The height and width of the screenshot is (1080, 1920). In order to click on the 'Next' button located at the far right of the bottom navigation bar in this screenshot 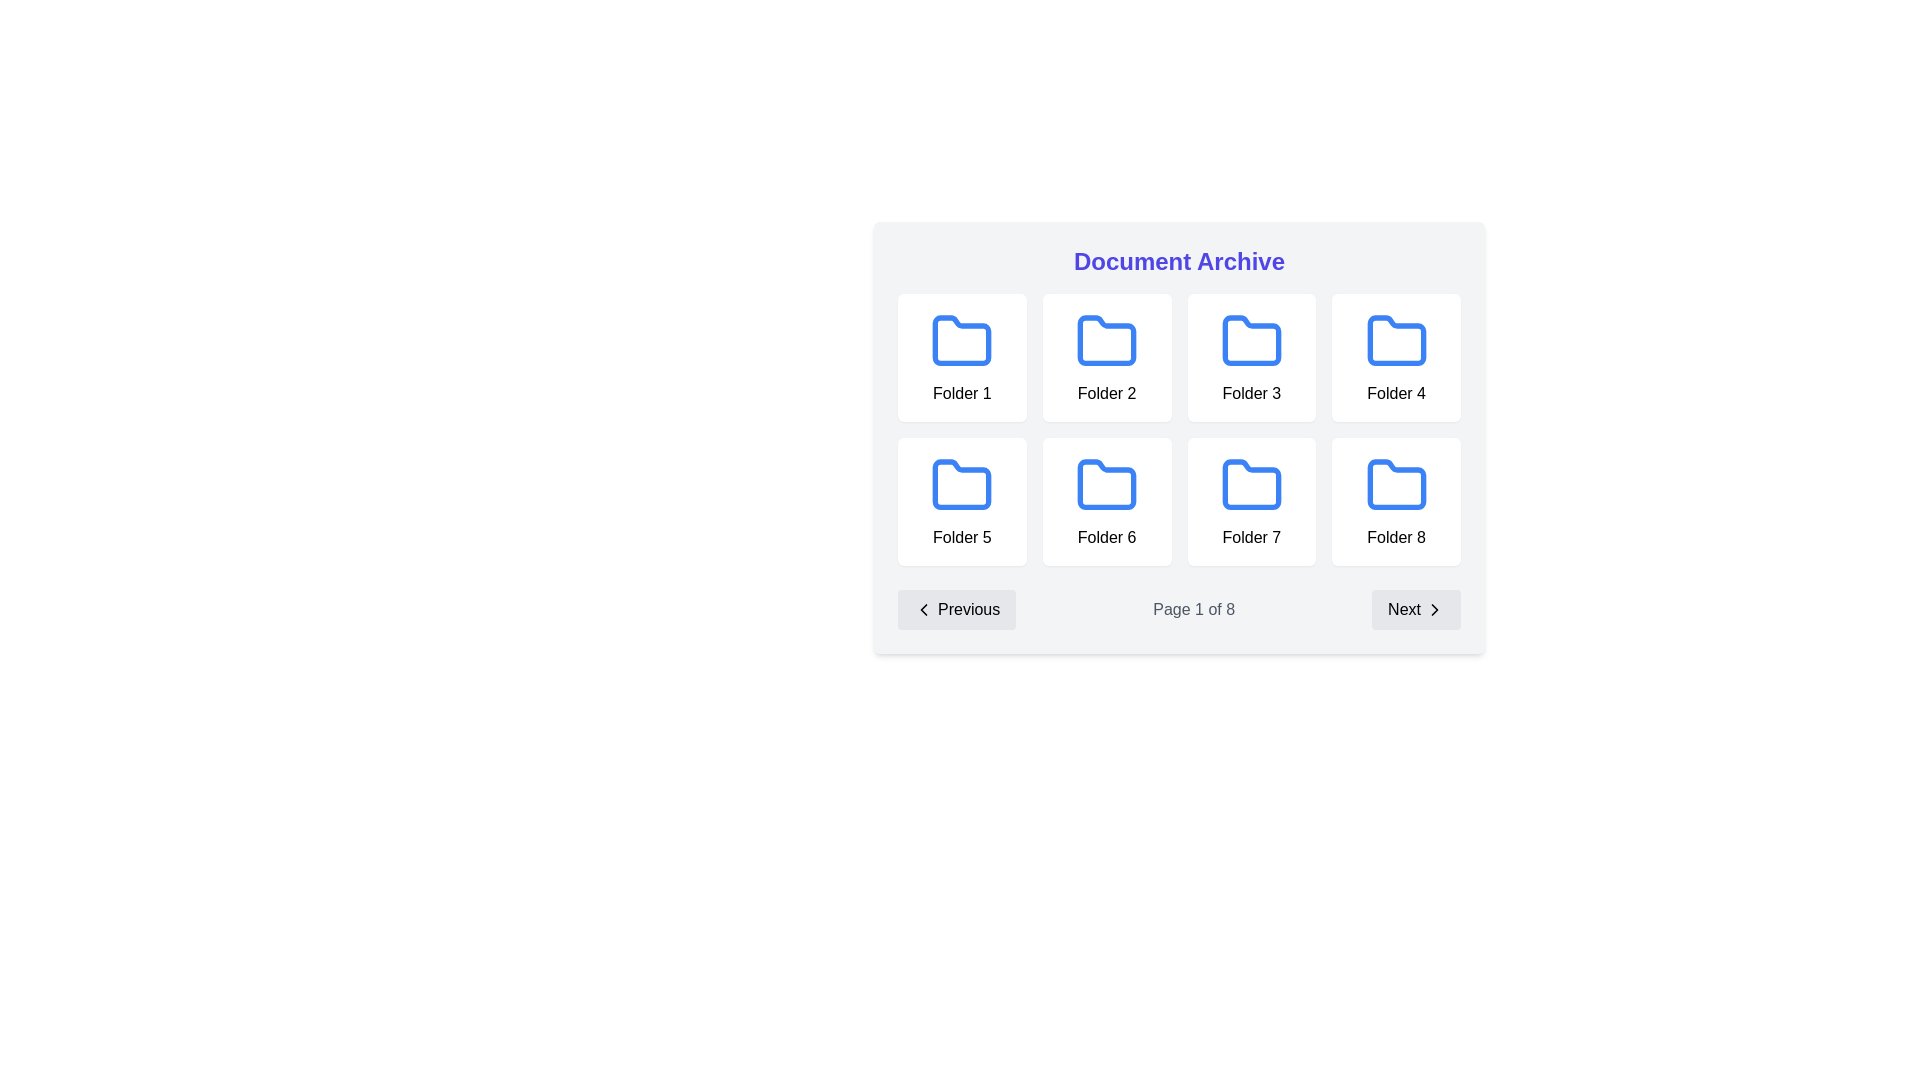, I will do `click(1415, 608)`.